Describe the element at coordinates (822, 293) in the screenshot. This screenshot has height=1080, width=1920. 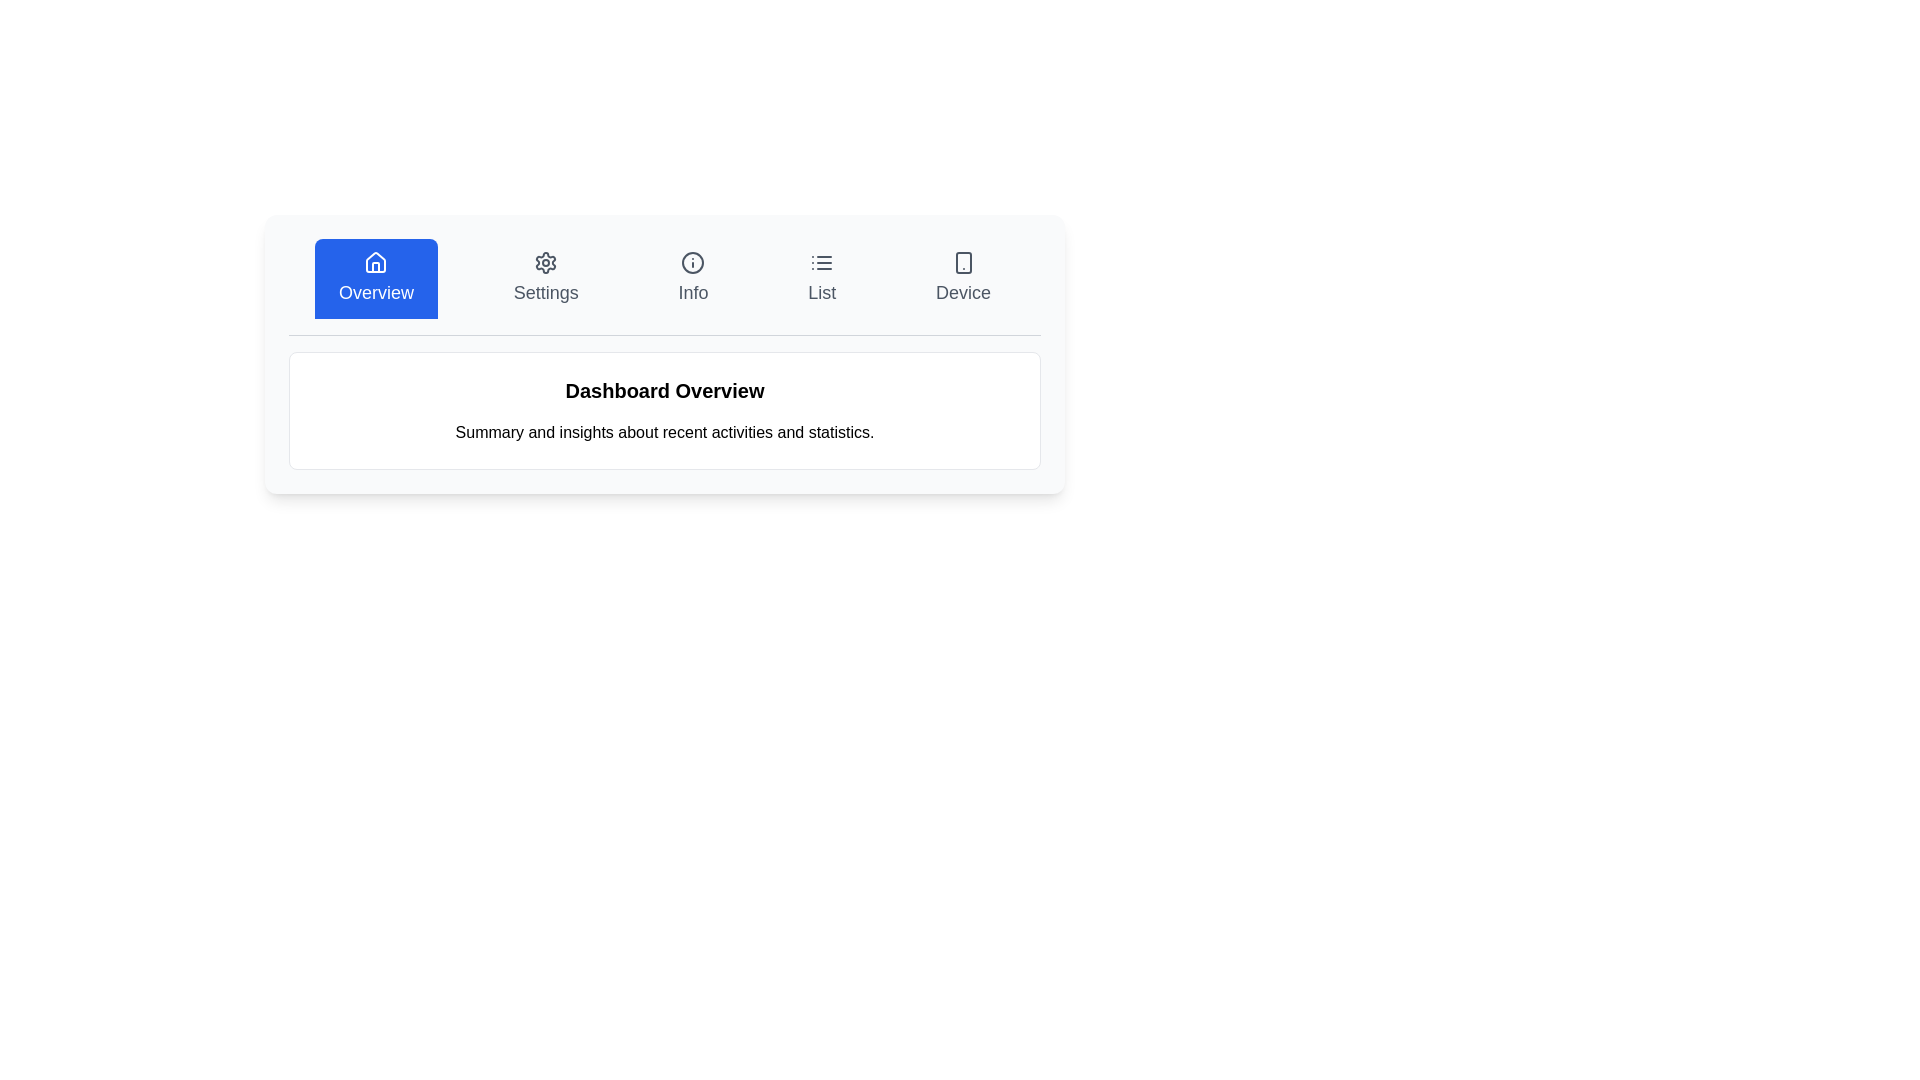
I see `text label that displays 'list', located below the list view icon in the upper-right portion of the interface` at that location.